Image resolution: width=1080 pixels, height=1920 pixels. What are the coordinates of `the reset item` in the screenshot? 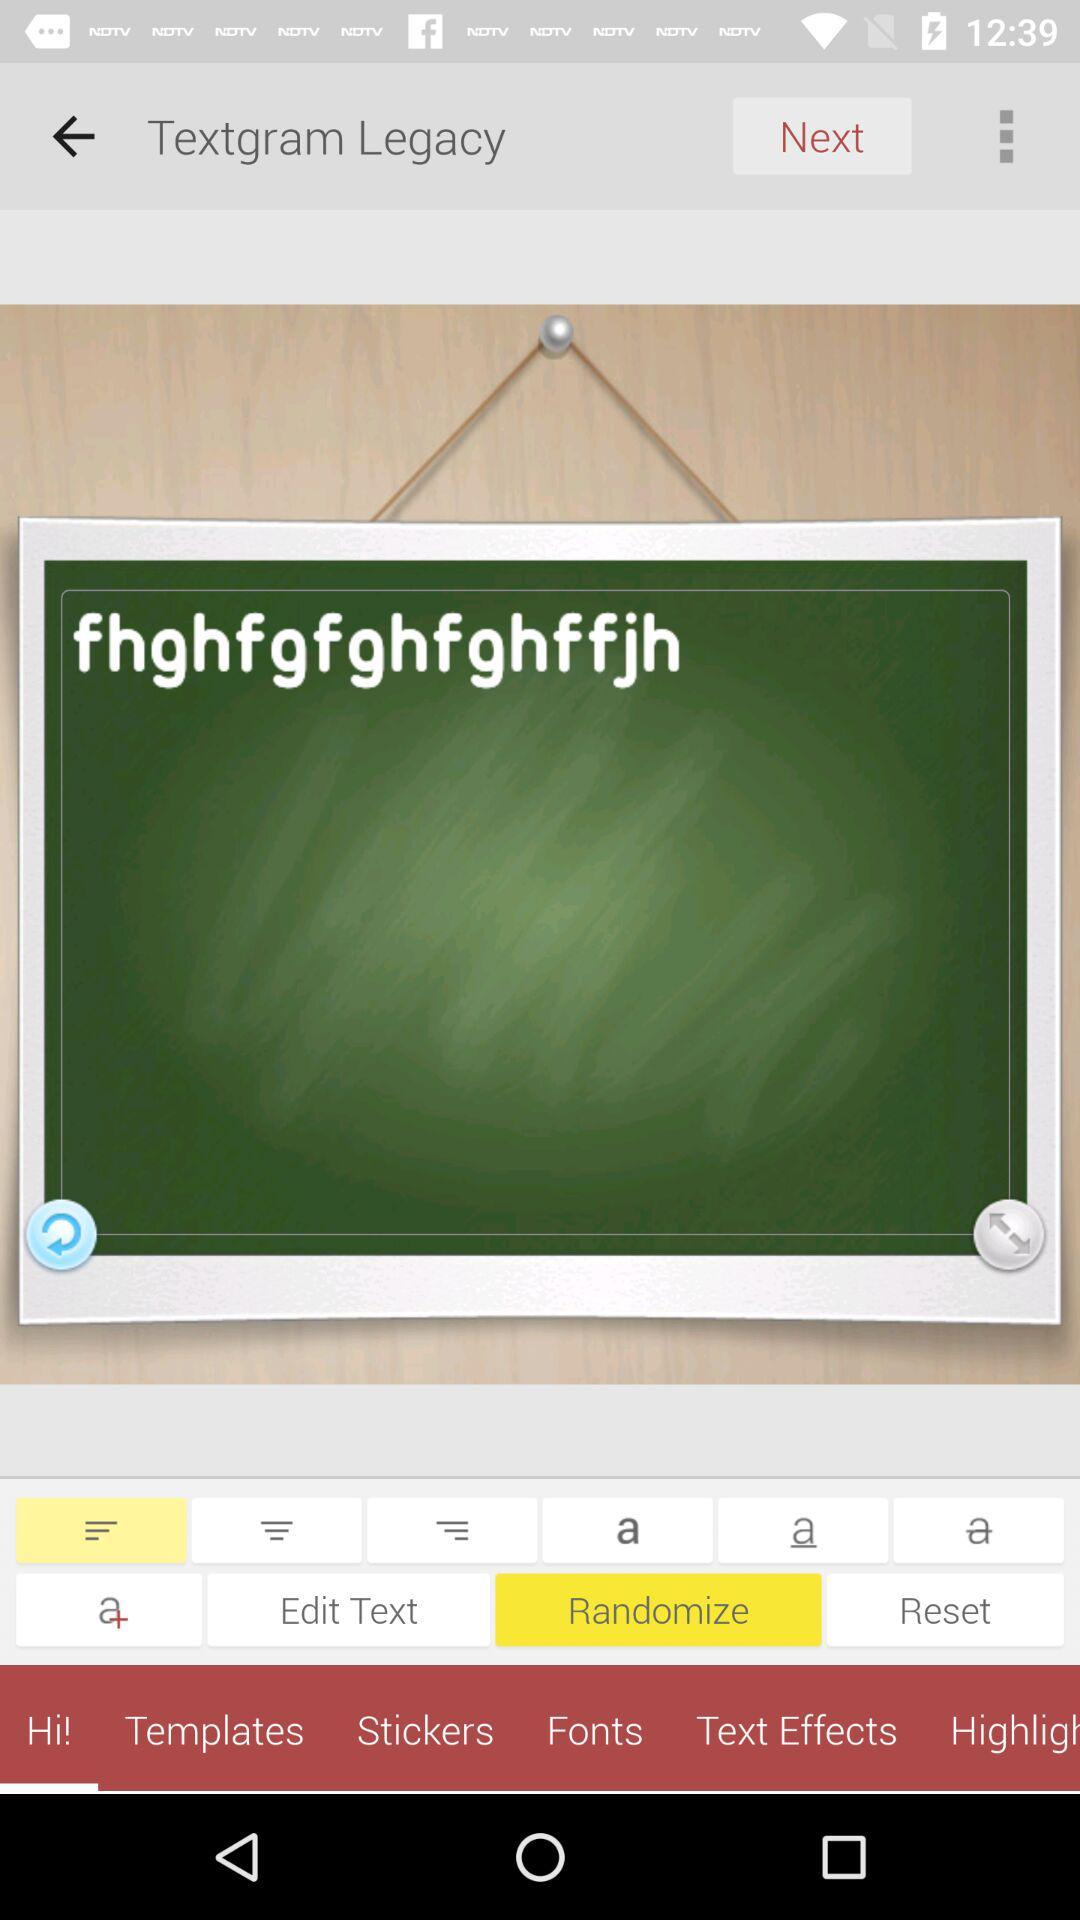 It's located at (945, 1609).